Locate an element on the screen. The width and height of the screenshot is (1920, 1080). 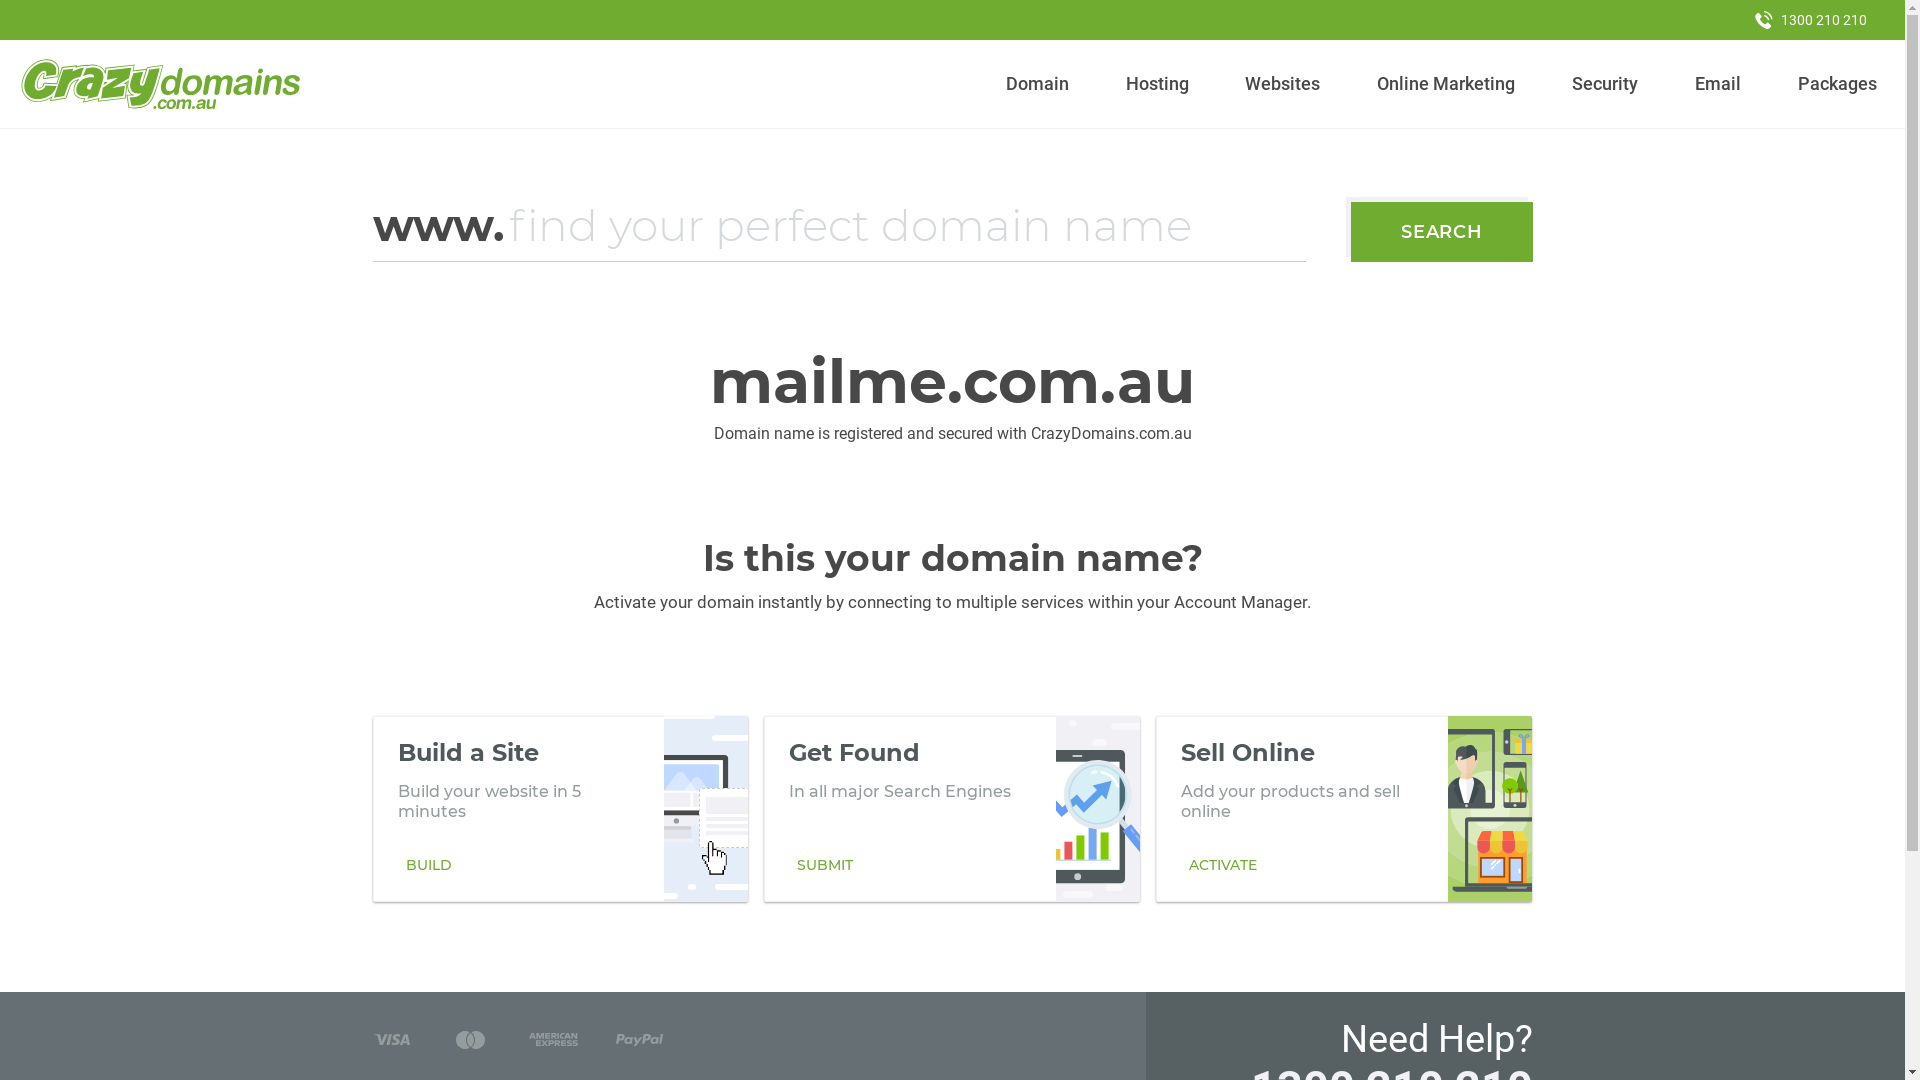
'Online Marketing' is located at coordinates (1446, 83).